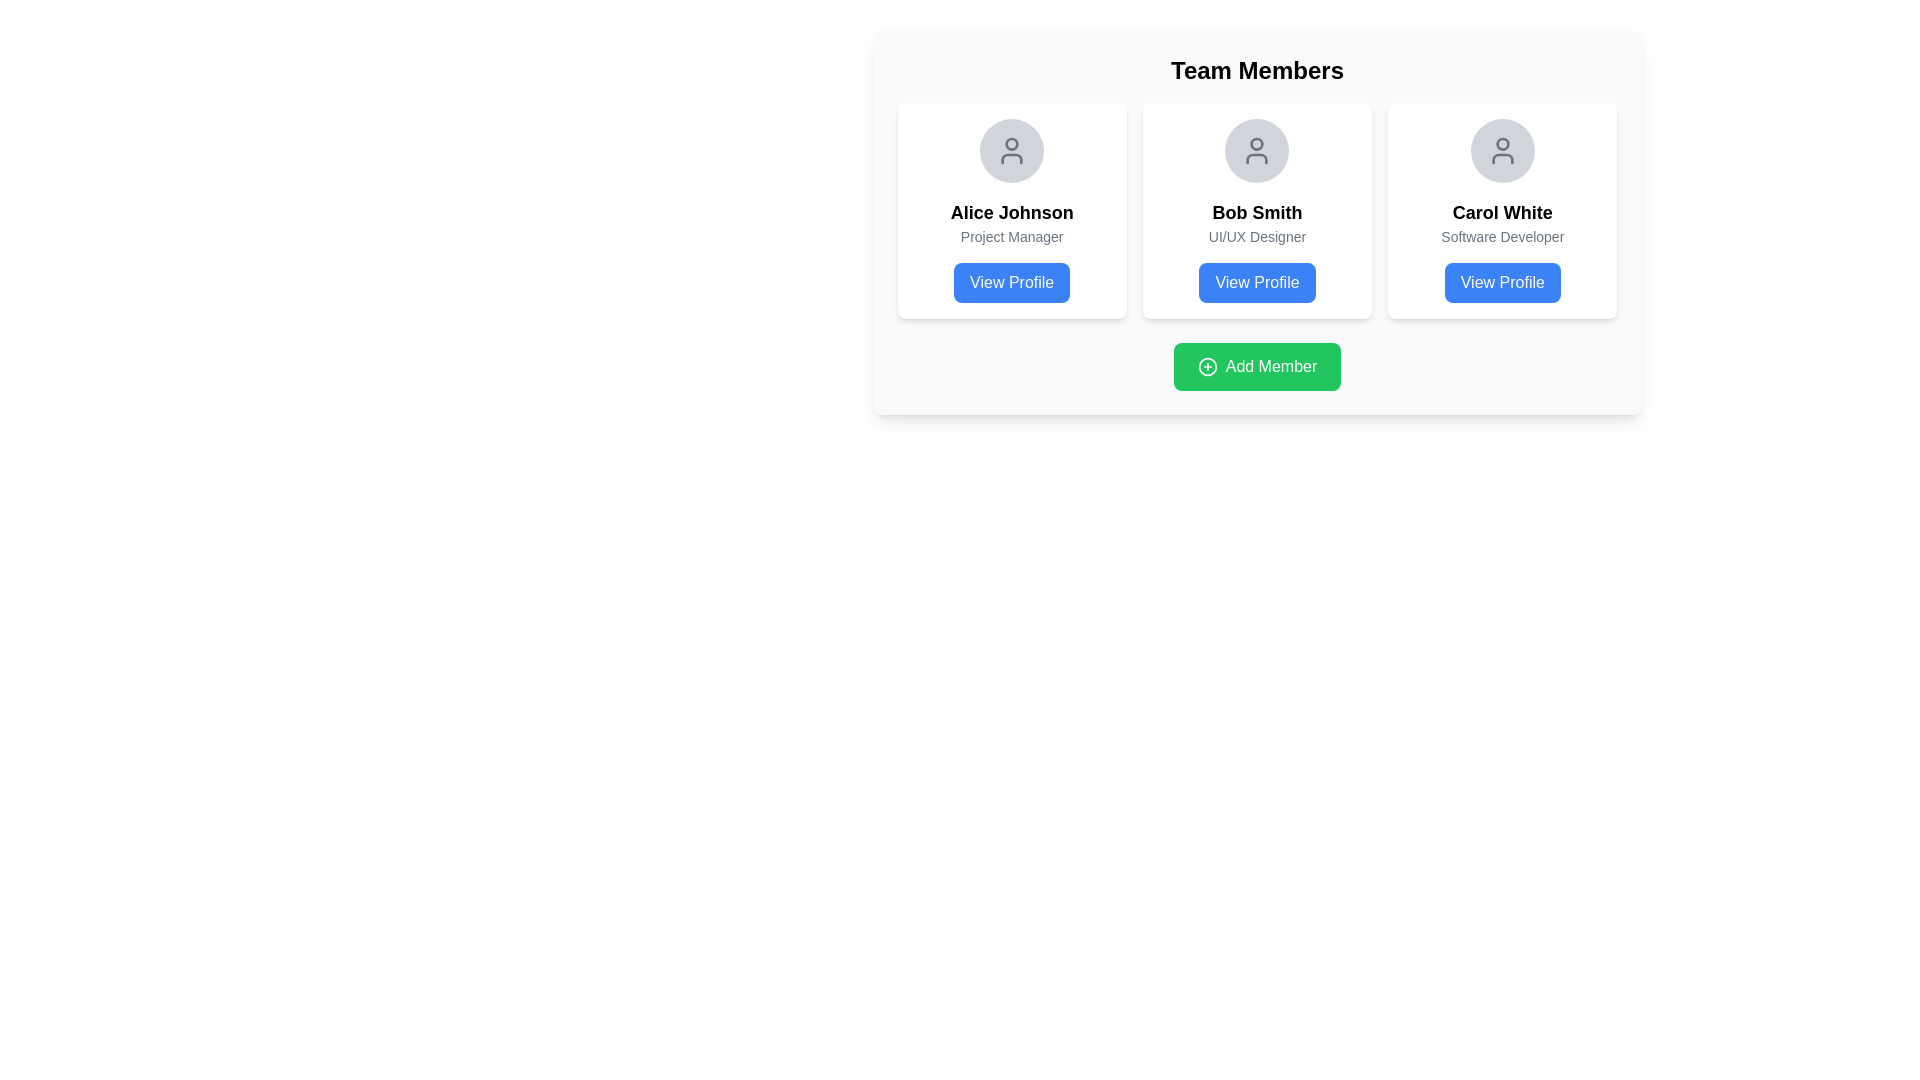 The width and height of the screenshot is (1920, 1080). I want to click on the text label displaying 'Alice Johnson', which is styled in bold and slightly larger font, positioned between the user's circular avatar and the description 'Project Manager', so click(1012, 212).